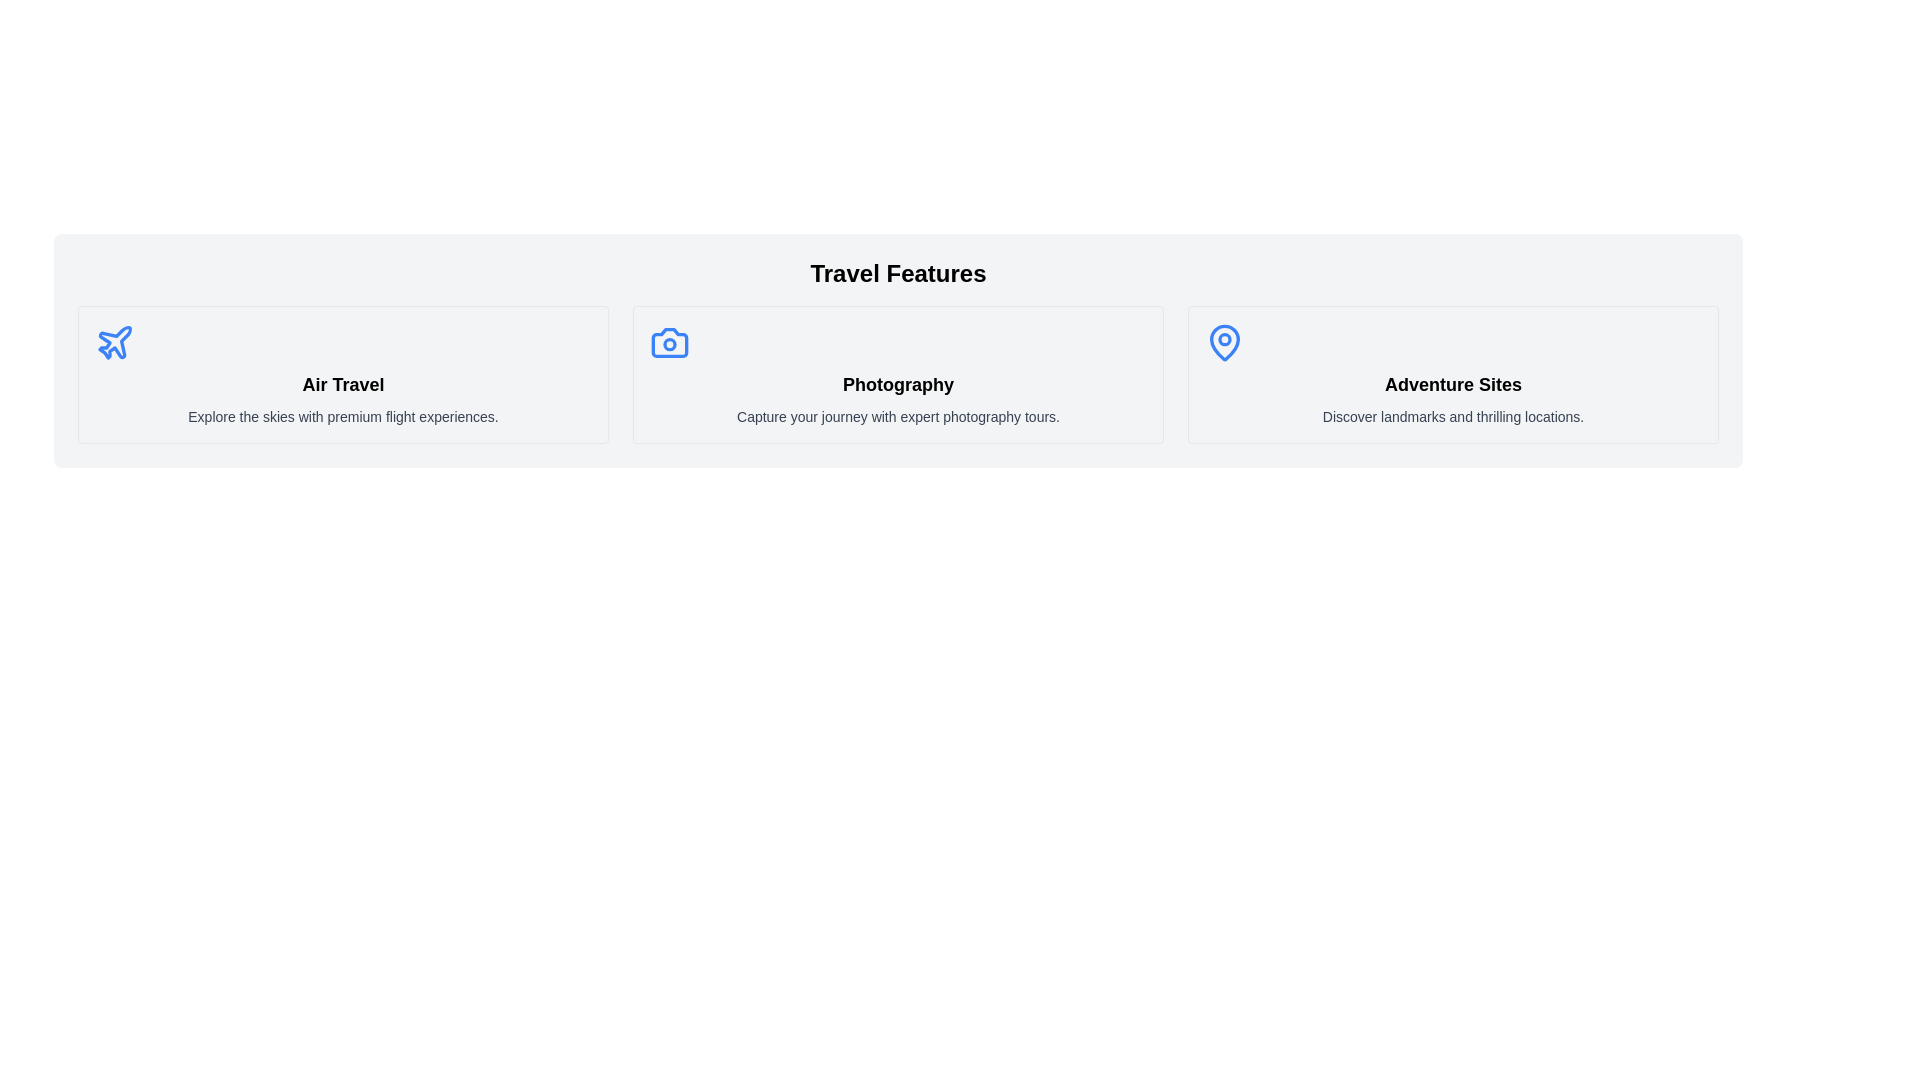 This screenshot has height=1080, width=1920. What do you see at coordinates (897, 415) in the screenshot?
I see `the static text block that reads 'Capture your journey with expert photography tours.' located beneath the header 'Photography' in the central card` at bounding box center [897, 415].